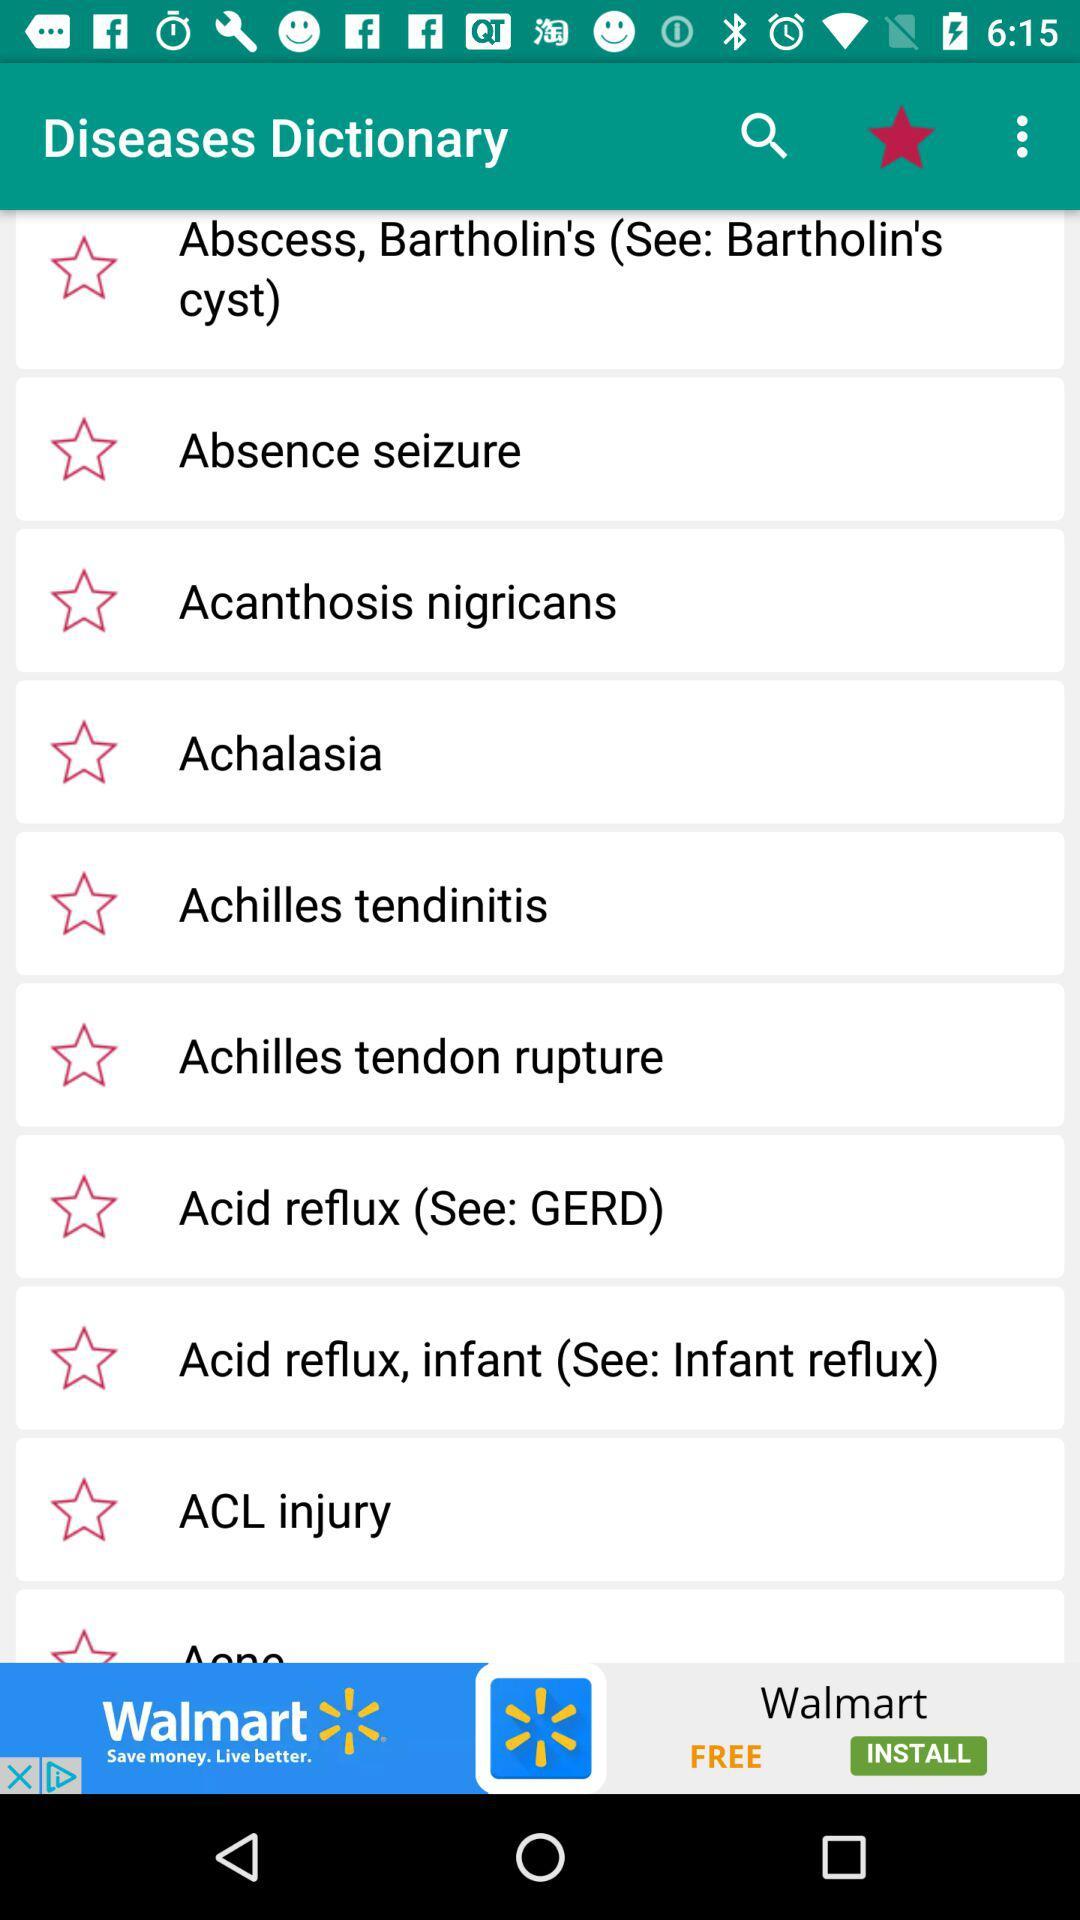 This screenshot has height=1920, width=1080. What do you see at coordinates (83, 447) in the screenshot?
I see `to favorites` at bounding box center [83, 447].